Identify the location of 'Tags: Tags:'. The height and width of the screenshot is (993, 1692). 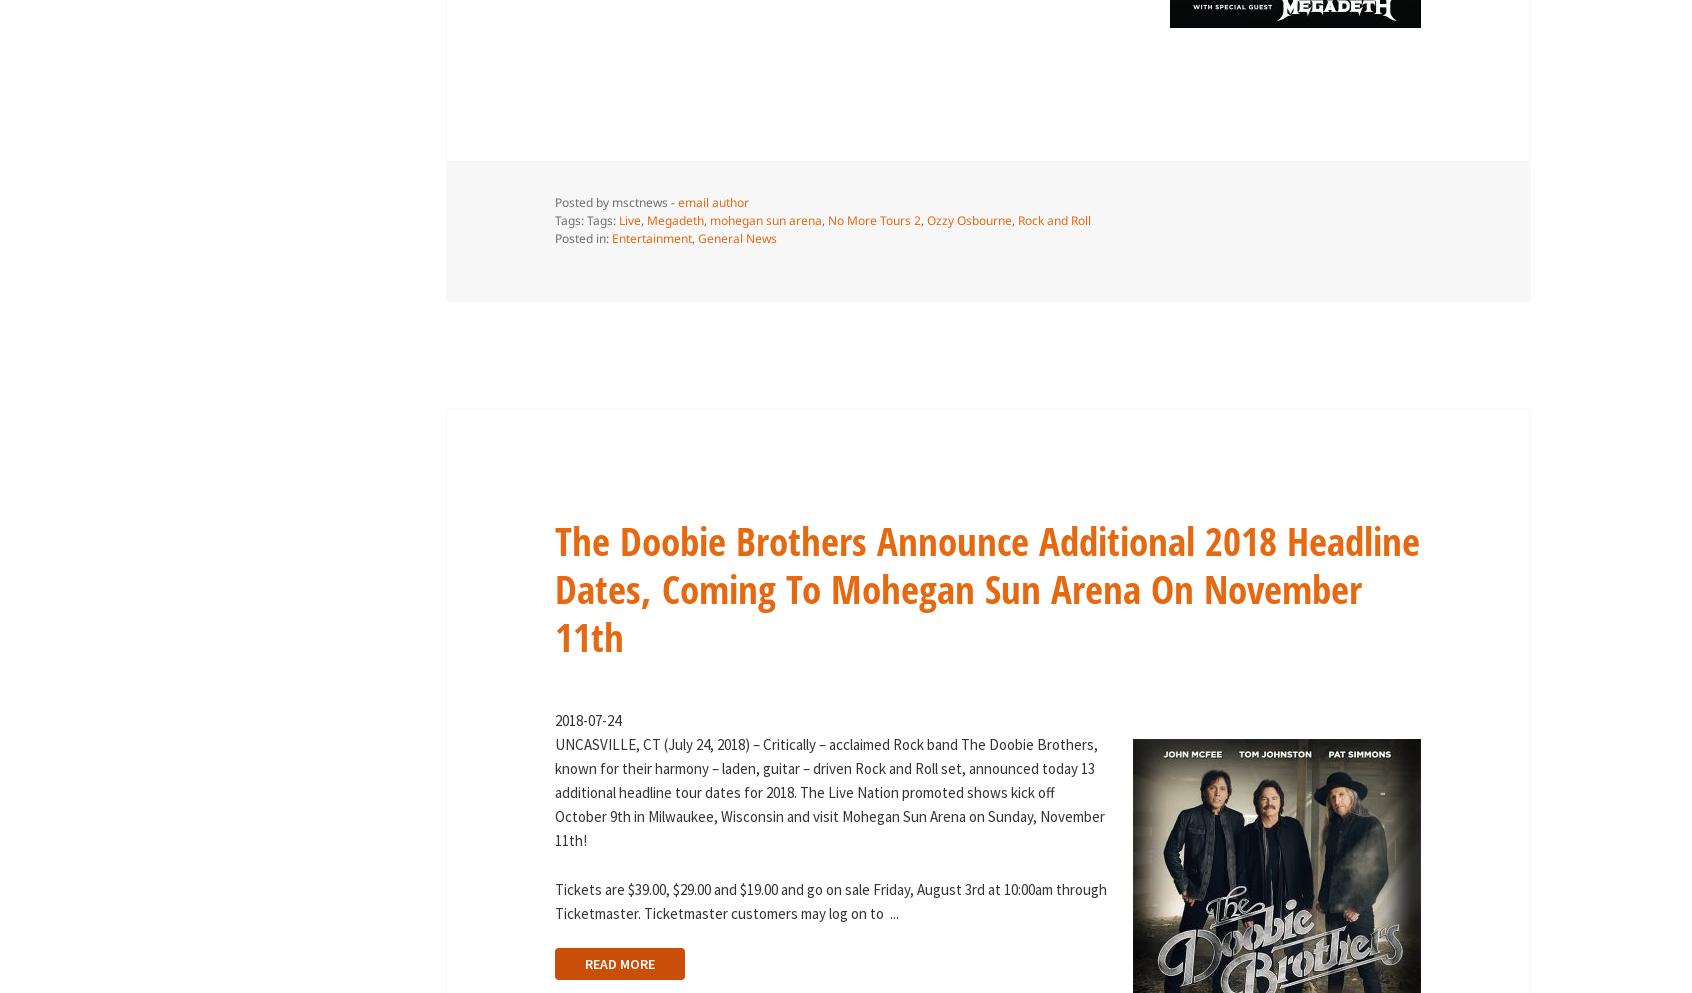
(584, 219).